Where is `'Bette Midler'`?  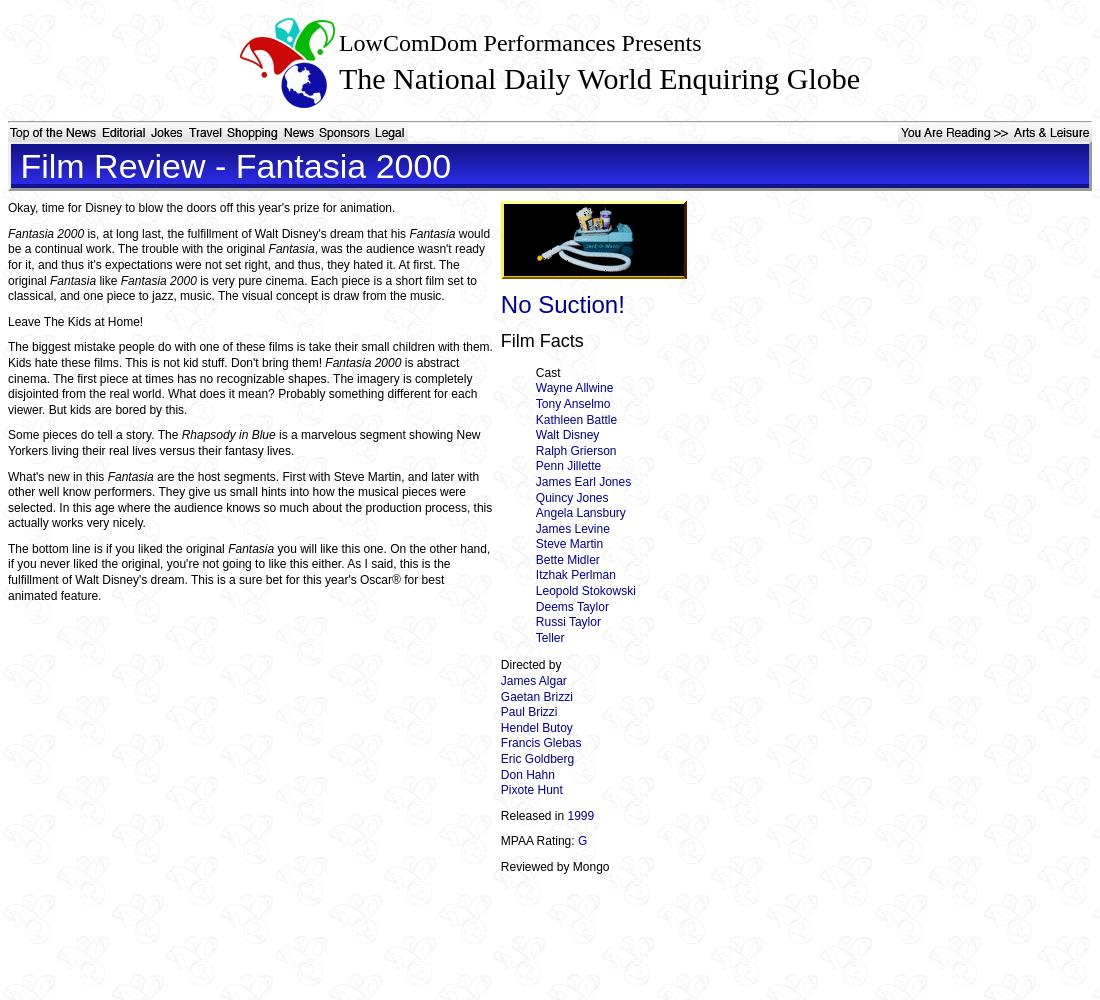
'Bette Midler' is located at coordinates (566, 559).